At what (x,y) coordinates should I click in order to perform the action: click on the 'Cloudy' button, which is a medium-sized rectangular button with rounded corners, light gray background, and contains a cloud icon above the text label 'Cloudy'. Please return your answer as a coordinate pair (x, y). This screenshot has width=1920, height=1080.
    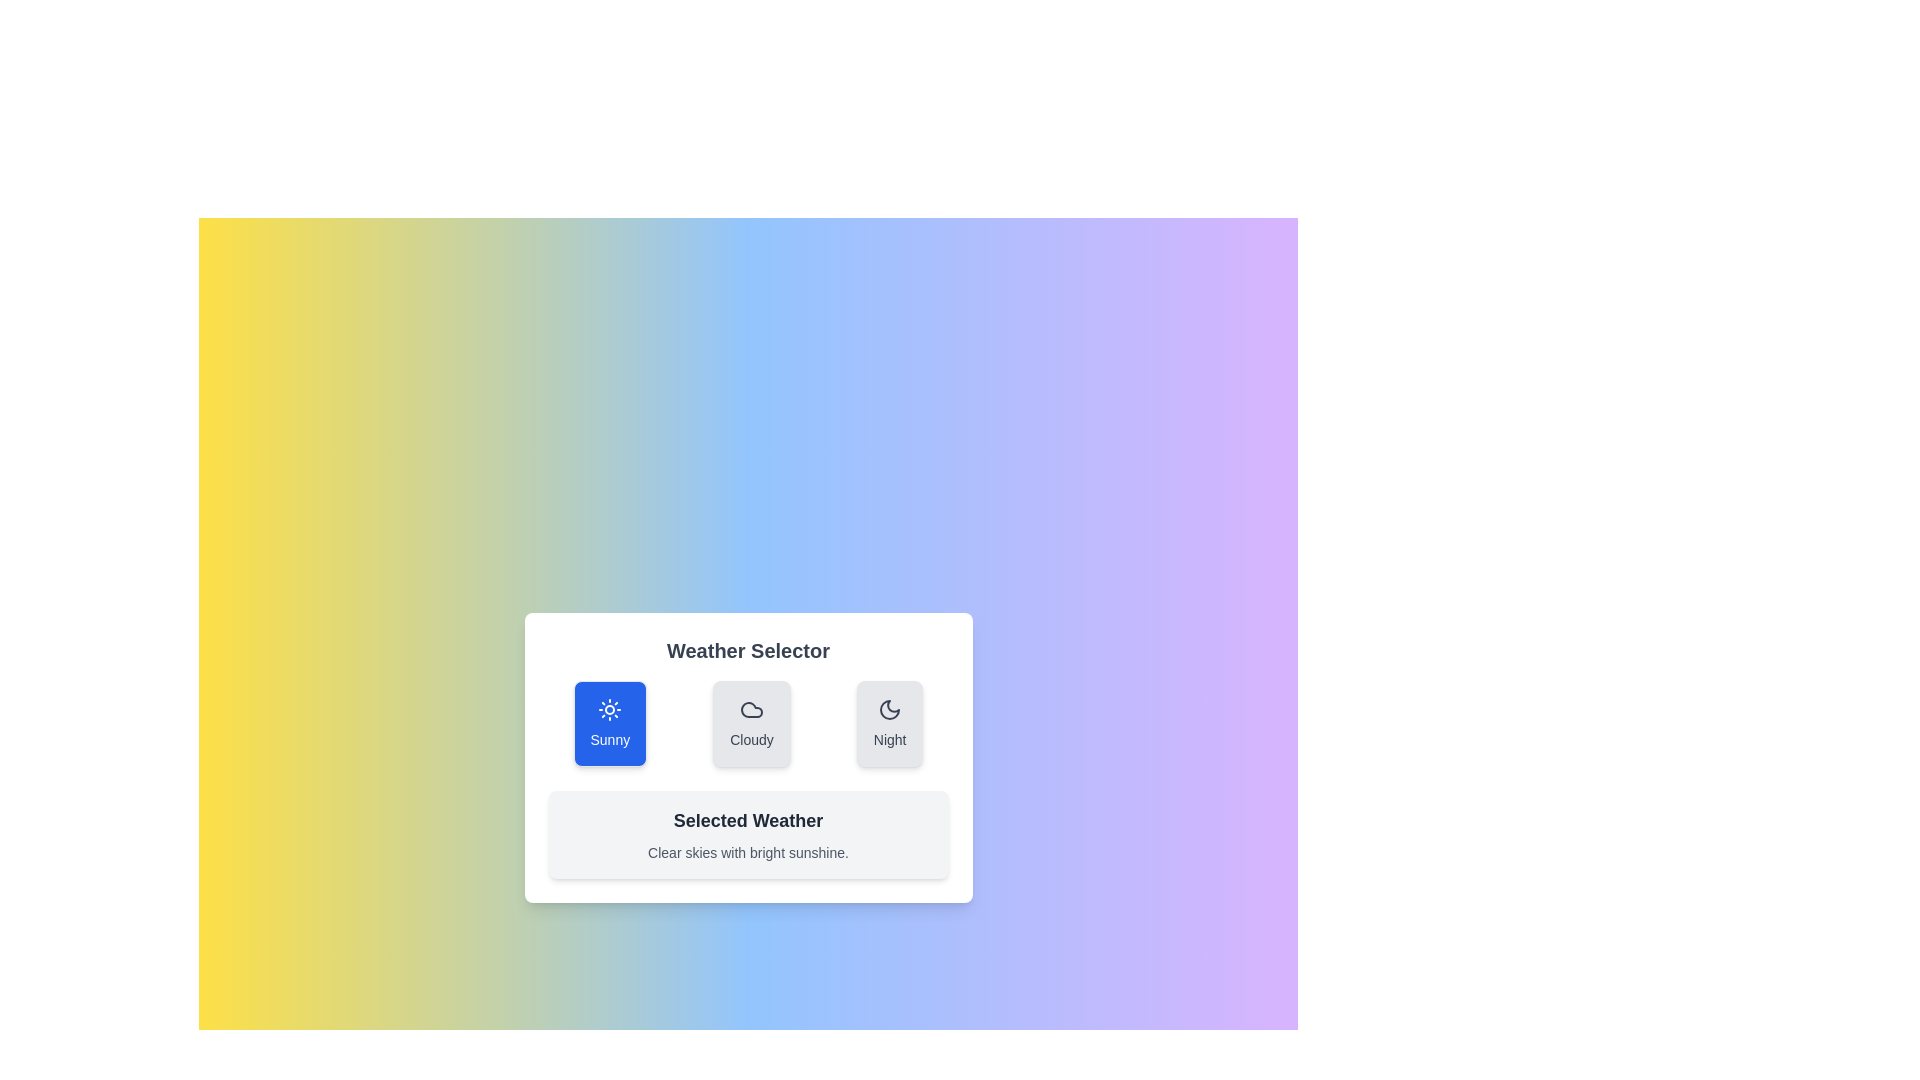
    Looking at the image, I should click on (751, 724).